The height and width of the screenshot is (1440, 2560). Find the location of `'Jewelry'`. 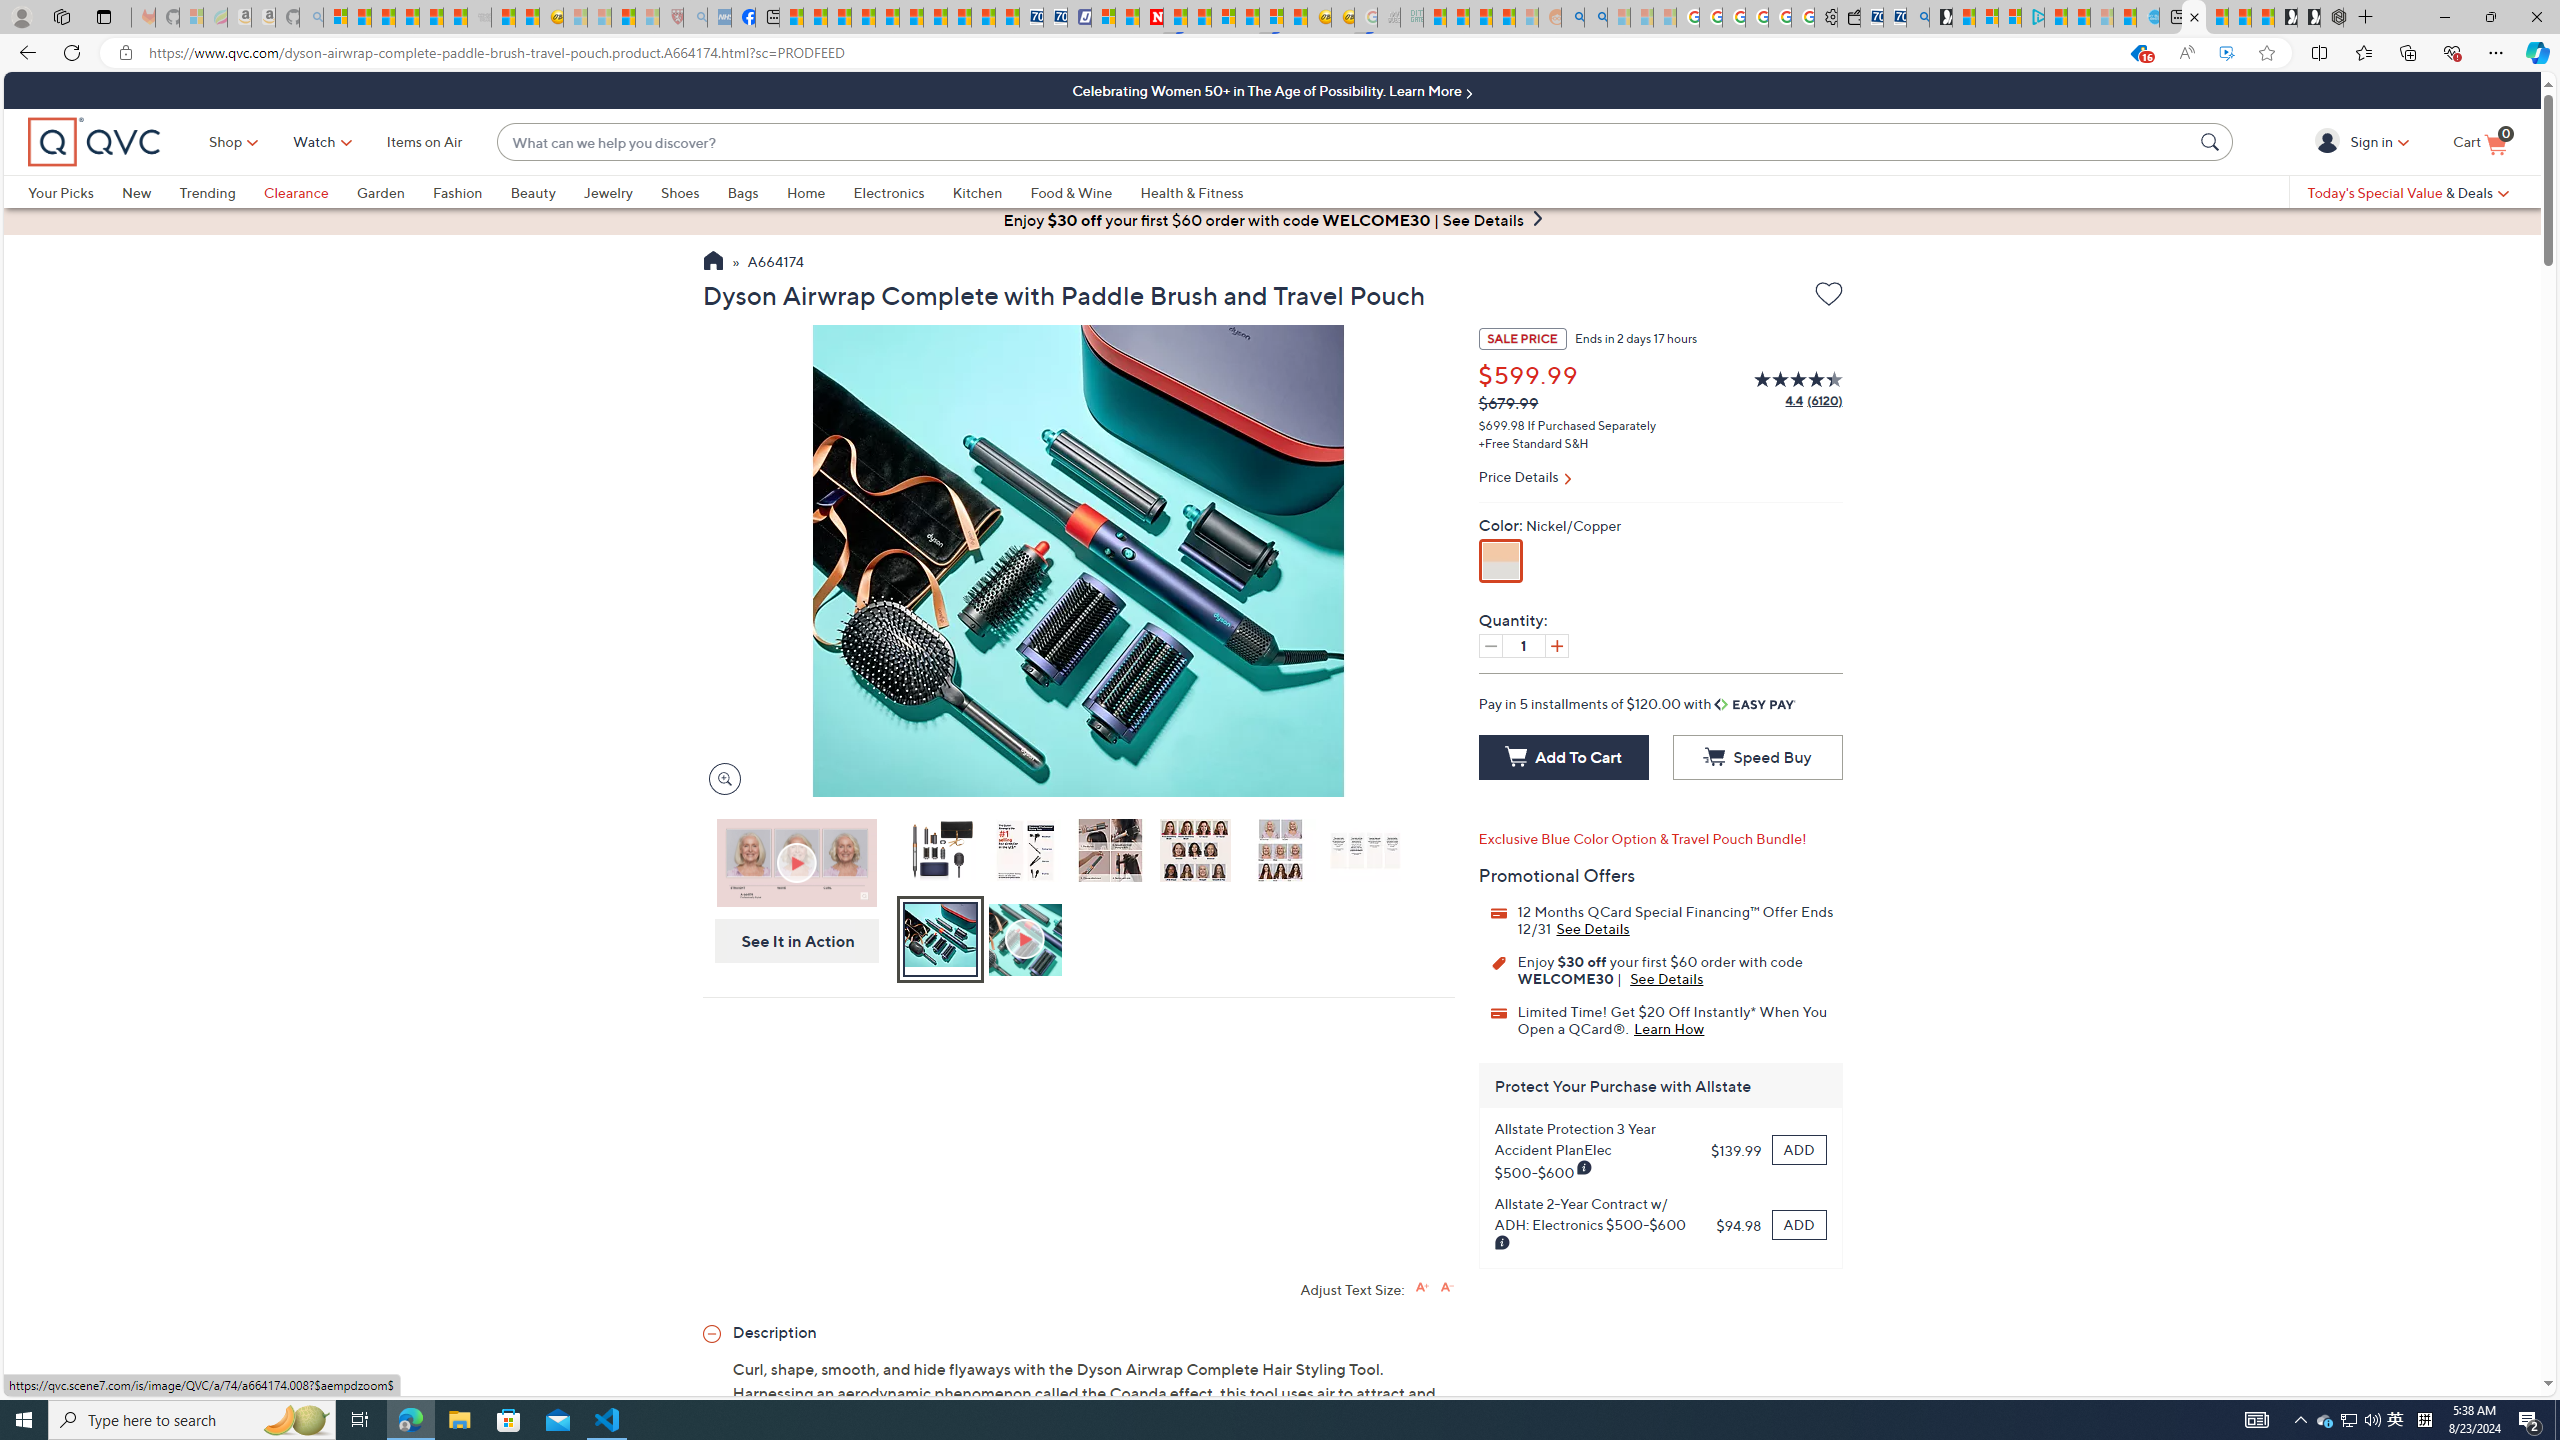

'Jewelry' is located at coordinates (607, 191).